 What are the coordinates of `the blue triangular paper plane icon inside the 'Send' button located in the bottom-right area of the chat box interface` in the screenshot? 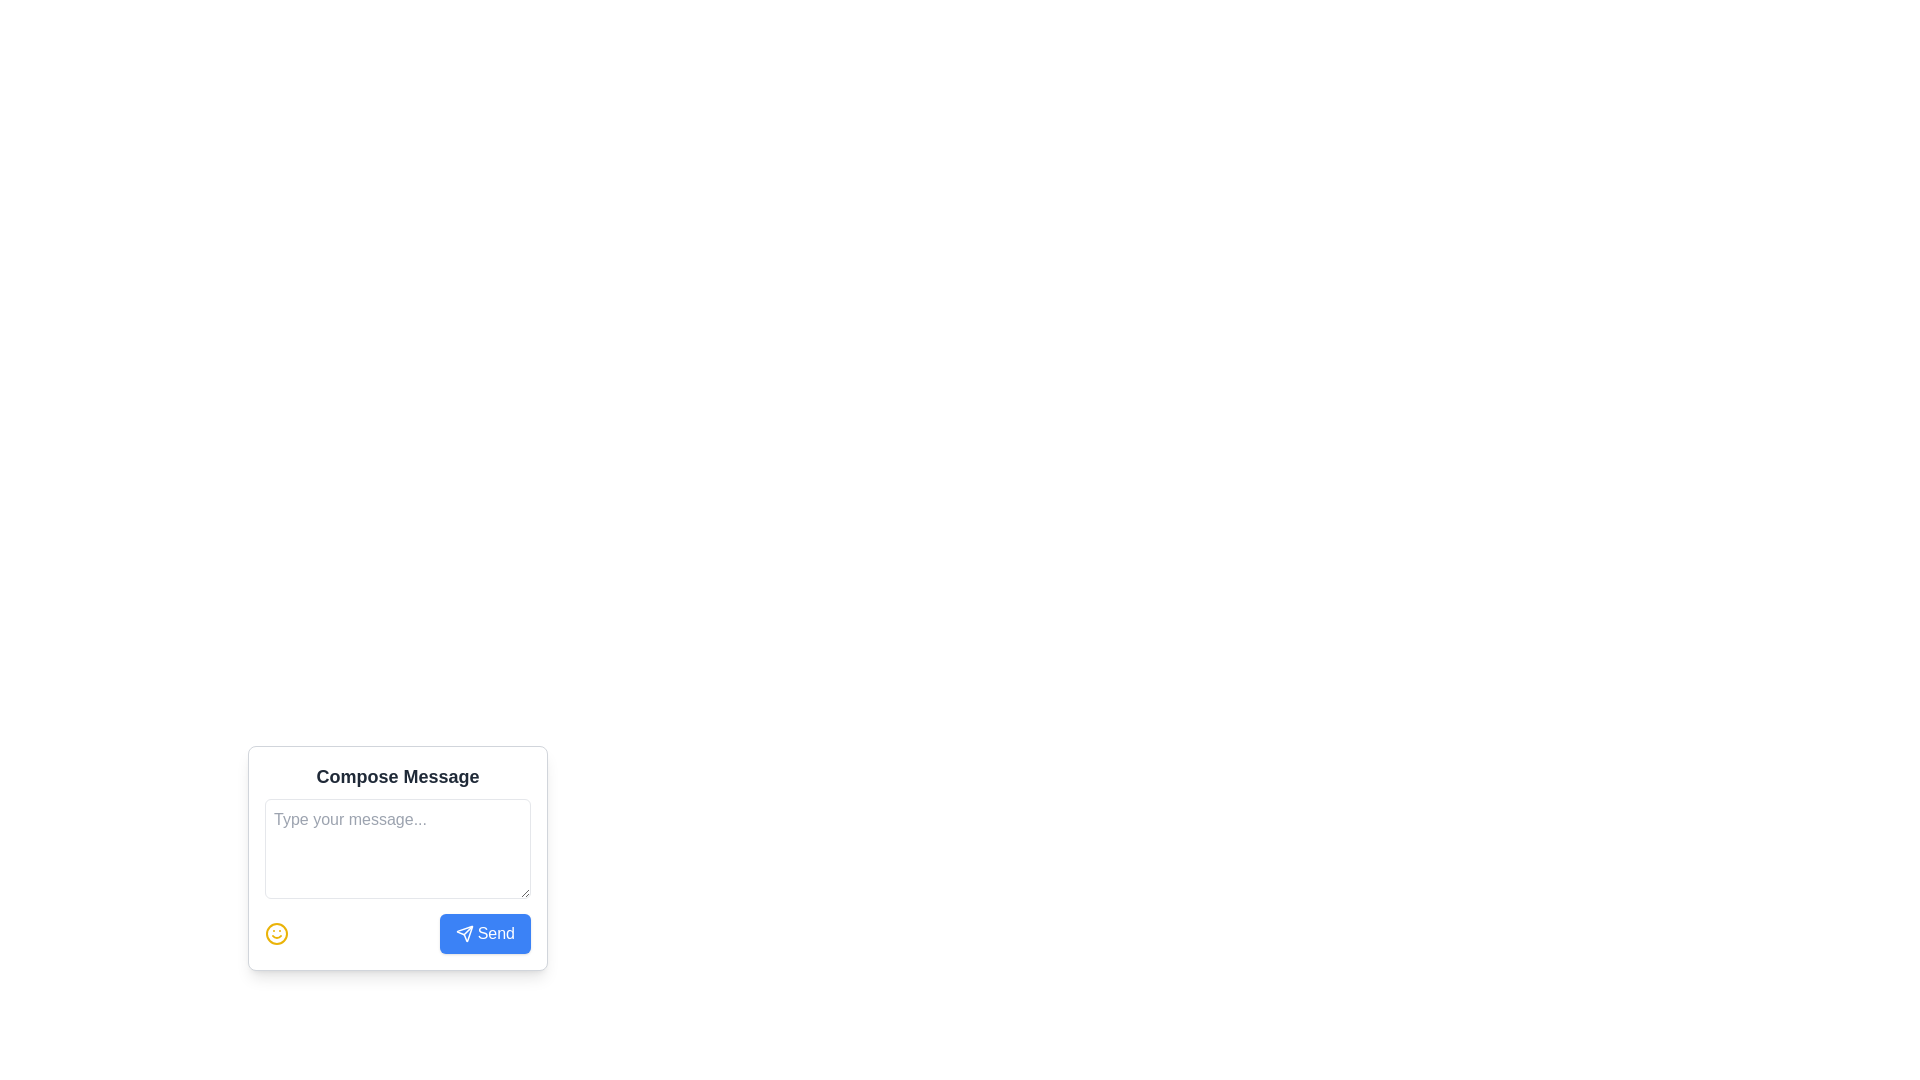 It's located at (463, 933).